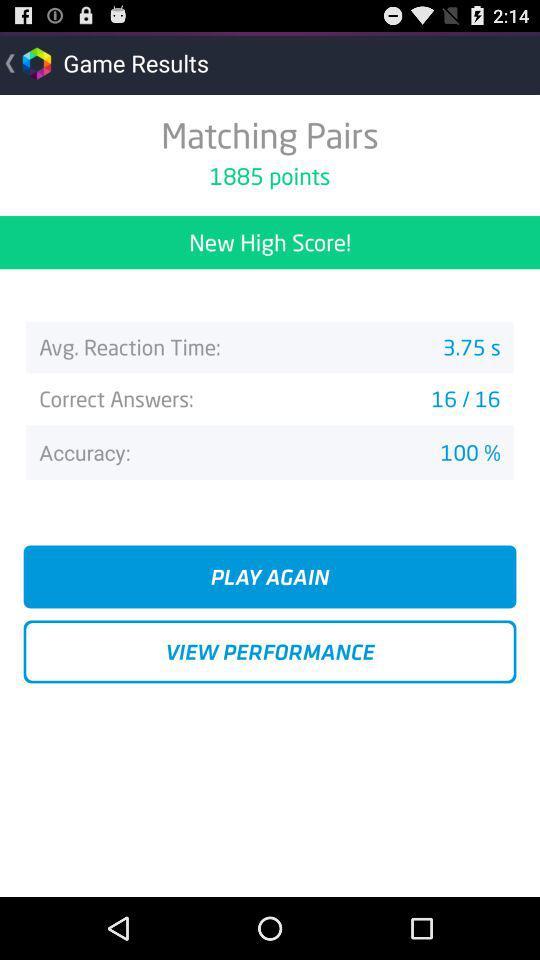  Describe the element at coordinates (270, 576) in the screenshot. I see `item below accuracy:` at that location.